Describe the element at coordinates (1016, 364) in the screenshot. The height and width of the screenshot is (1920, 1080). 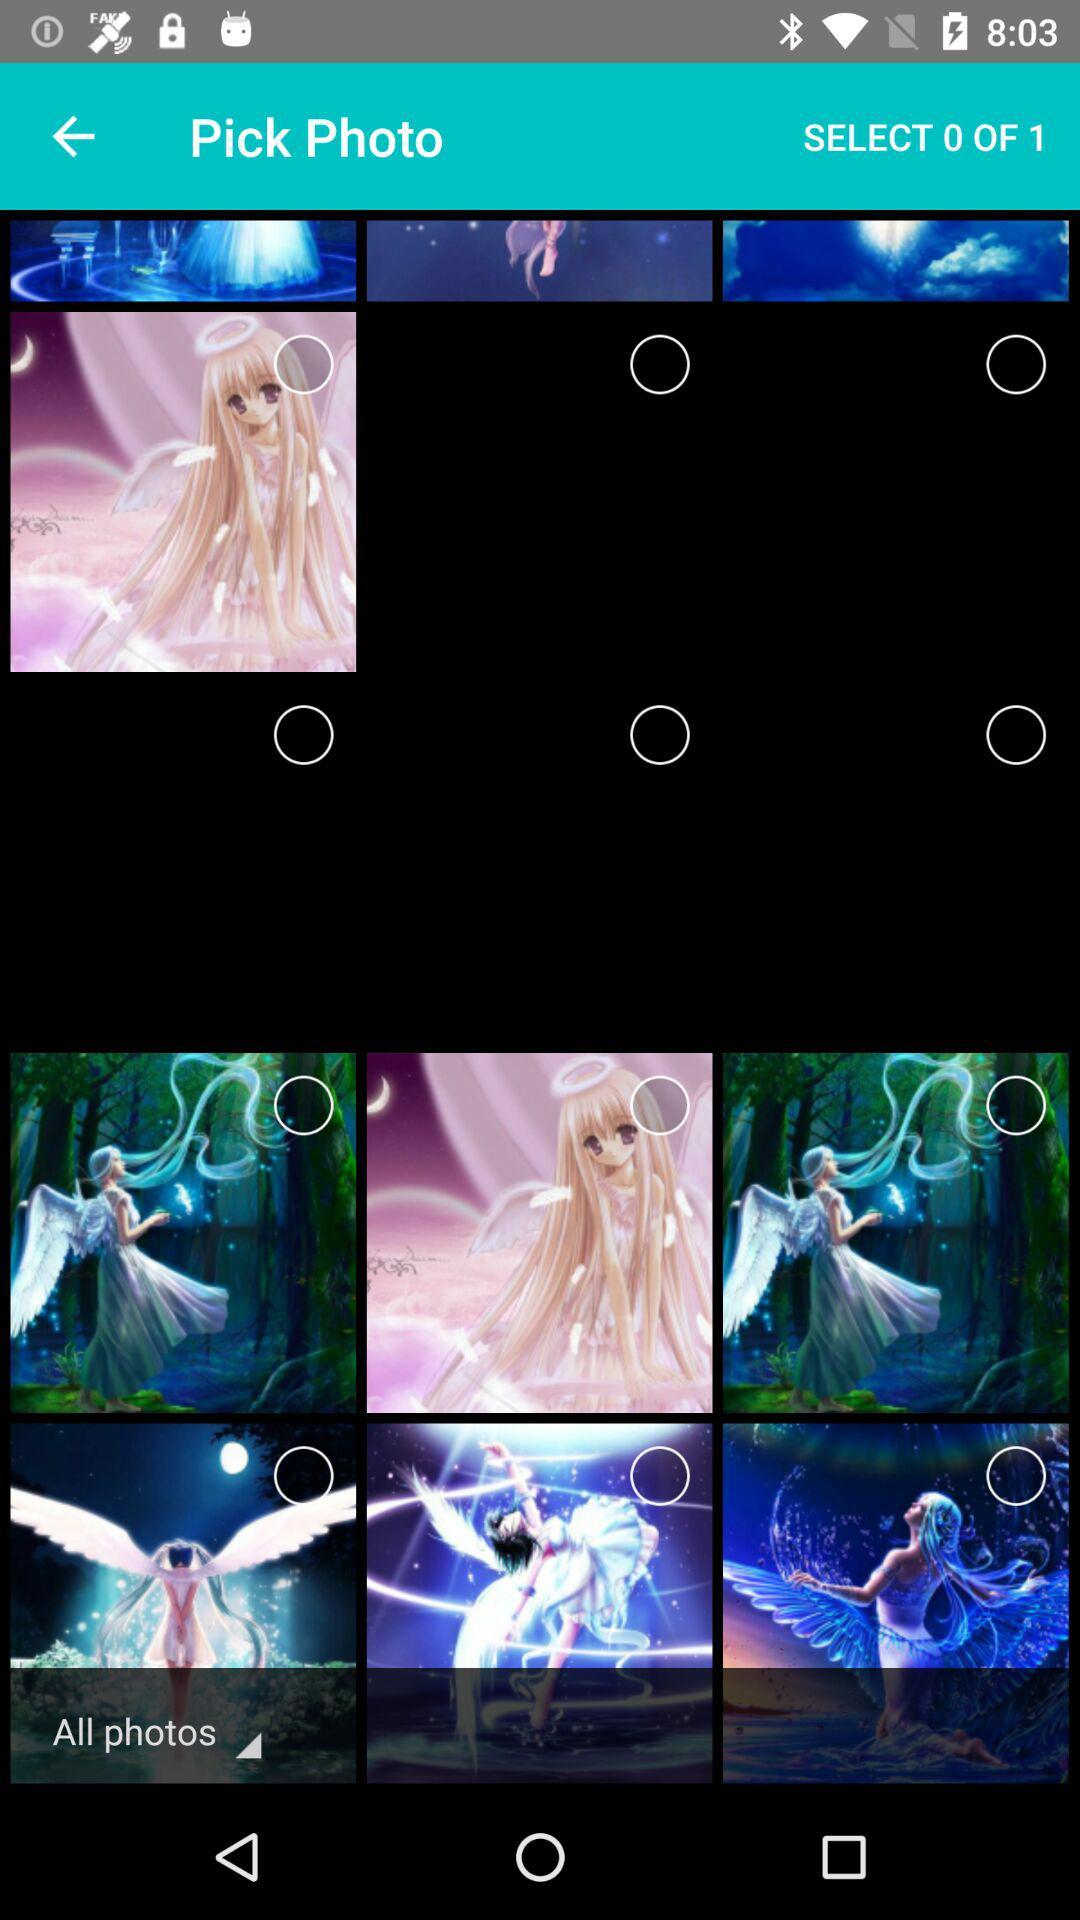
I see `choose this icon` at that location.